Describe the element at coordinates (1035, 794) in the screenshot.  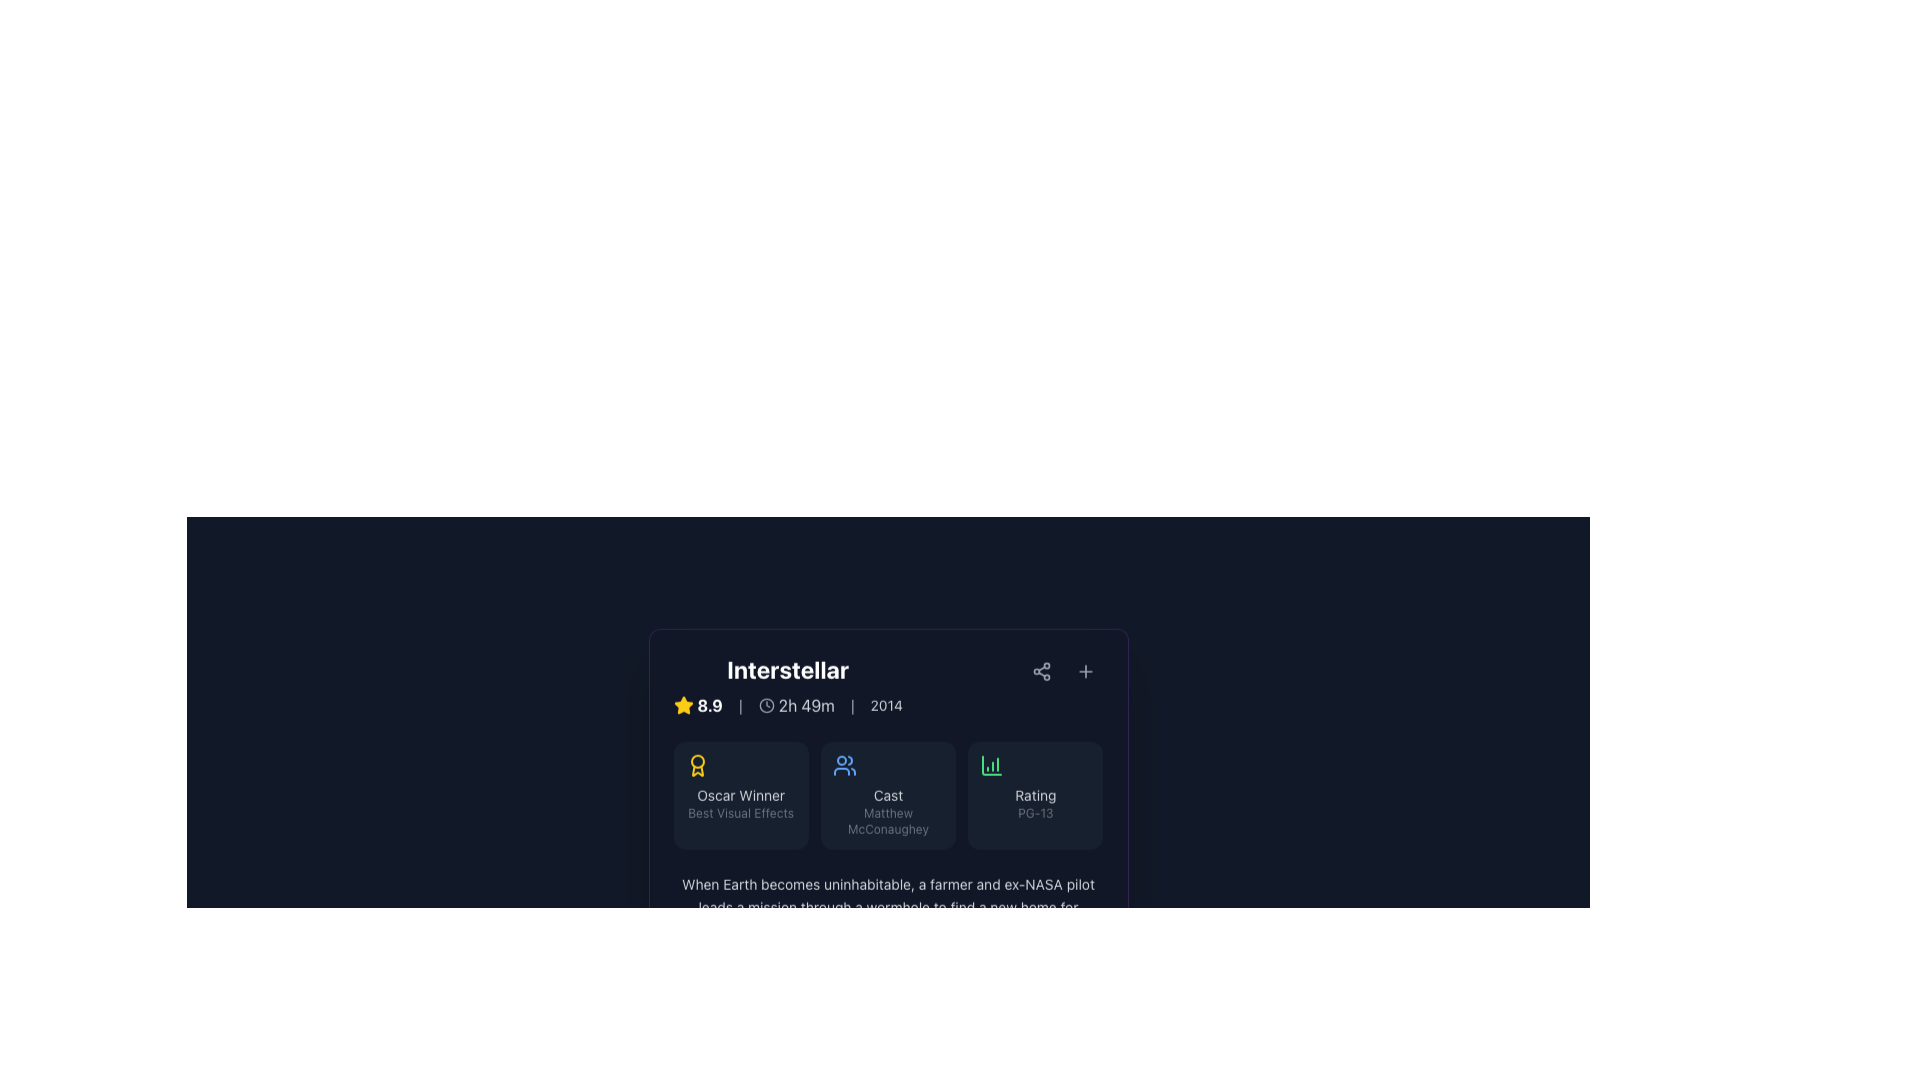
I see `text content of the 'Rating' label, which is a small light gray text displayed within a dark background card, positioned below the charts icon and above the 'PG-13' label` at that location.